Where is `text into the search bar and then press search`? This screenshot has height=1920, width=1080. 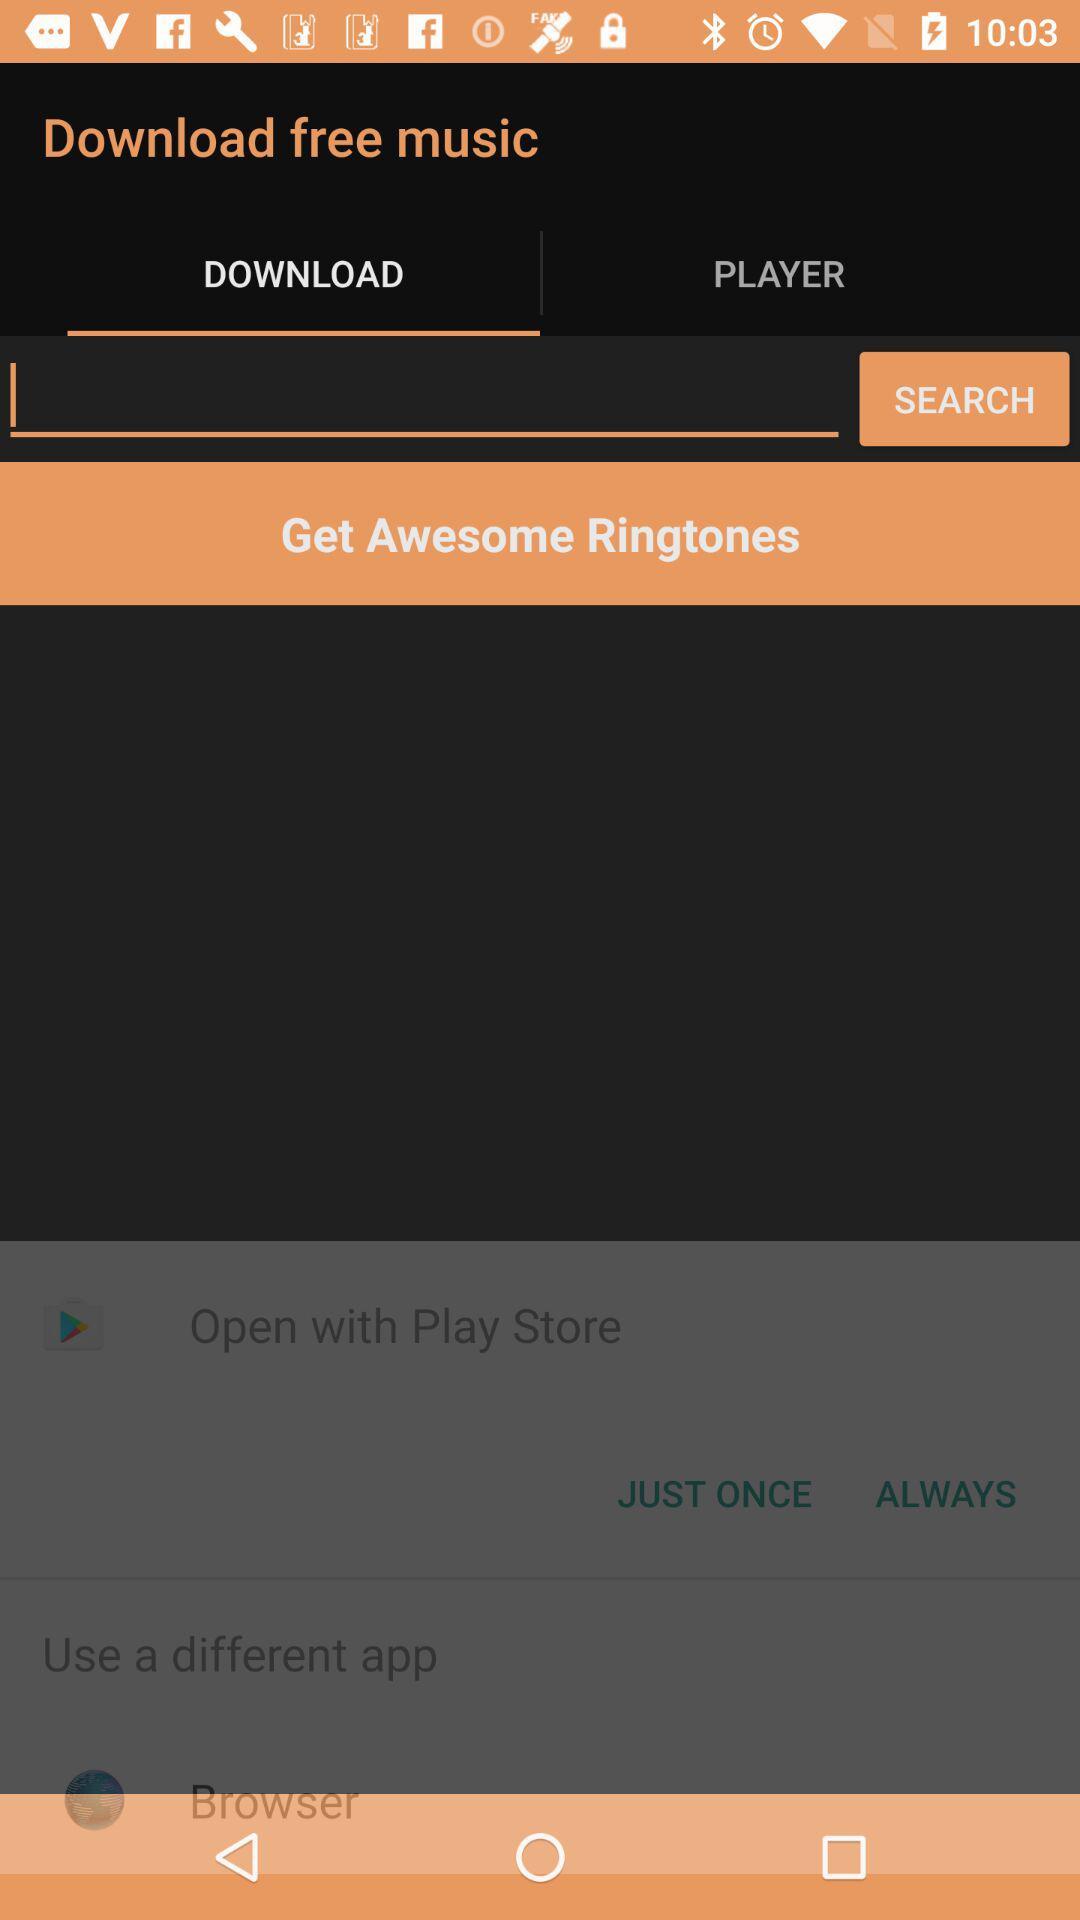 text into the search bar and then press search is located at coordinates (423, 395).